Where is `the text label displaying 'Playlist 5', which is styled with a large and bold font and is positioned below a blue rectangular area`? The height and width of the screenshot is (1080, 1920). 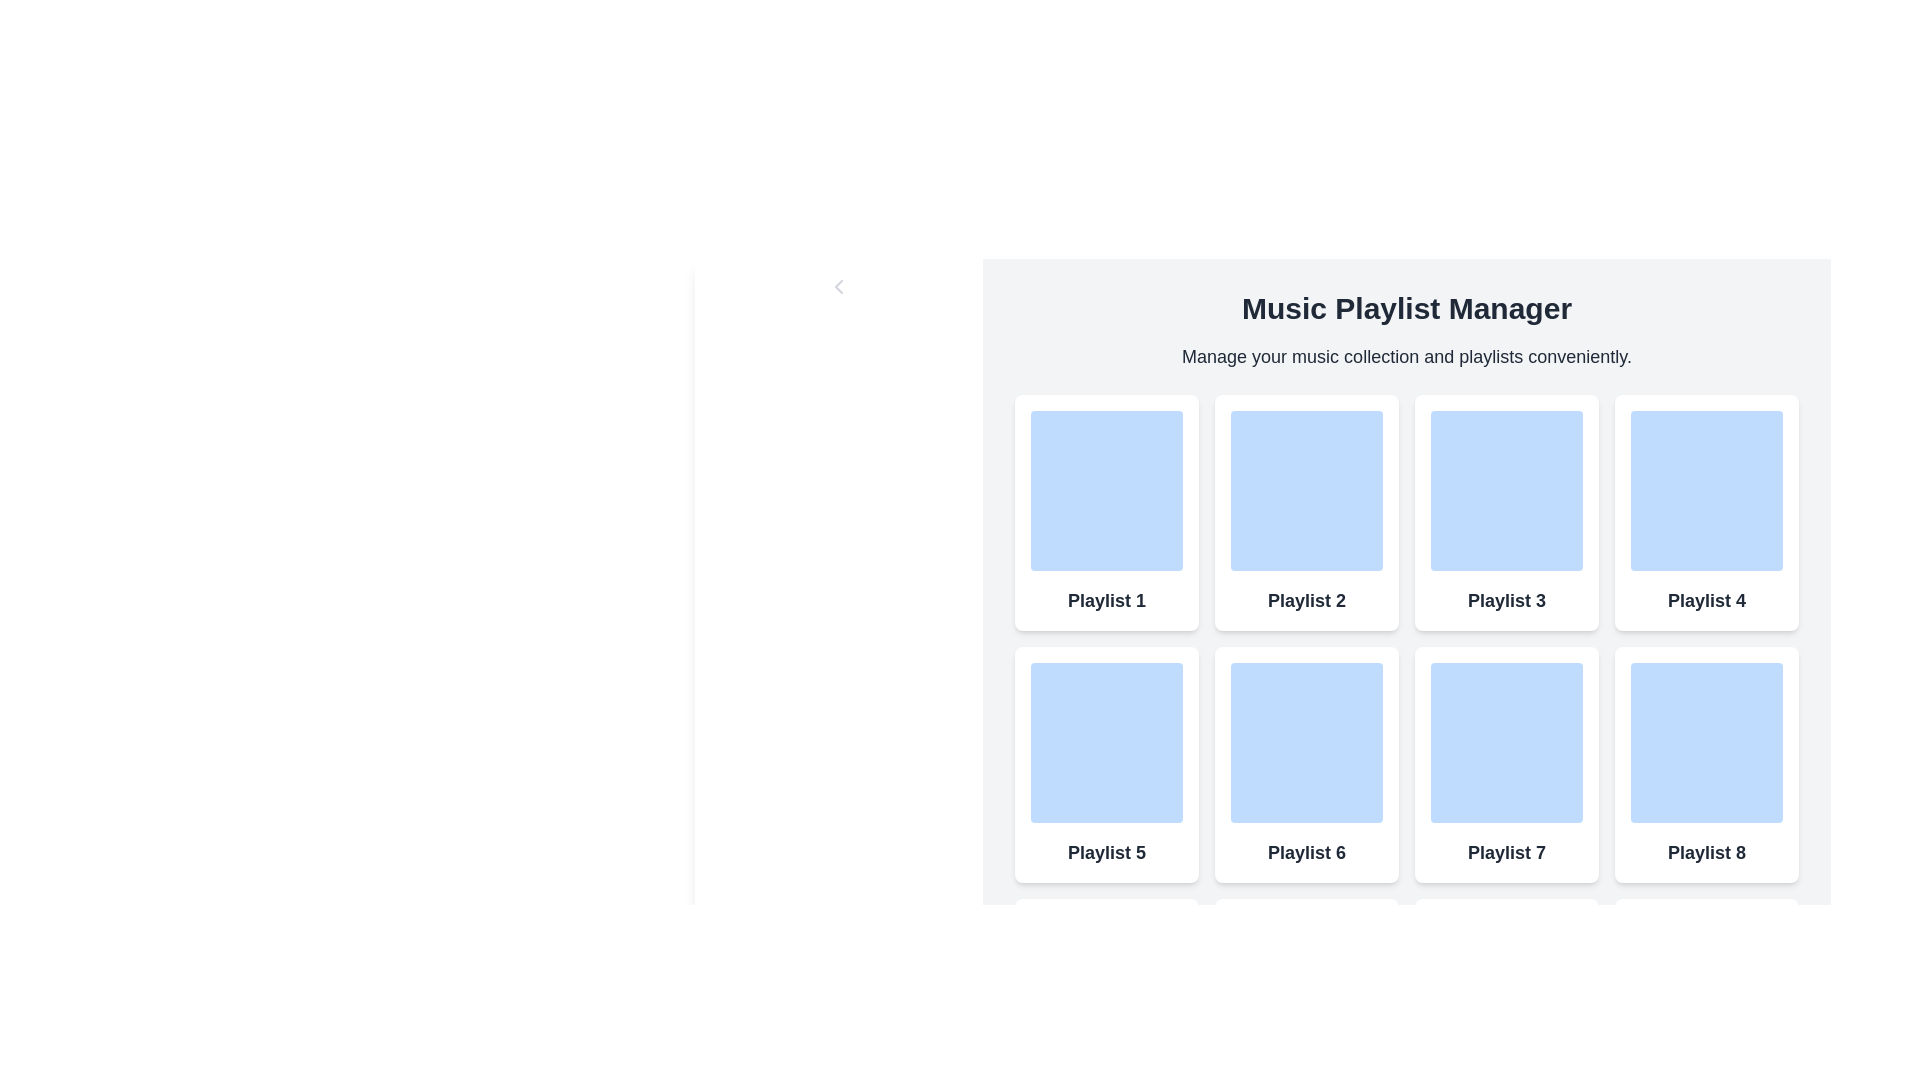 the text label displaying 'Playlist 5', which is styled with a large and bold font and is positioned below a blue rectangular area is located at coordinates (1106, 852).